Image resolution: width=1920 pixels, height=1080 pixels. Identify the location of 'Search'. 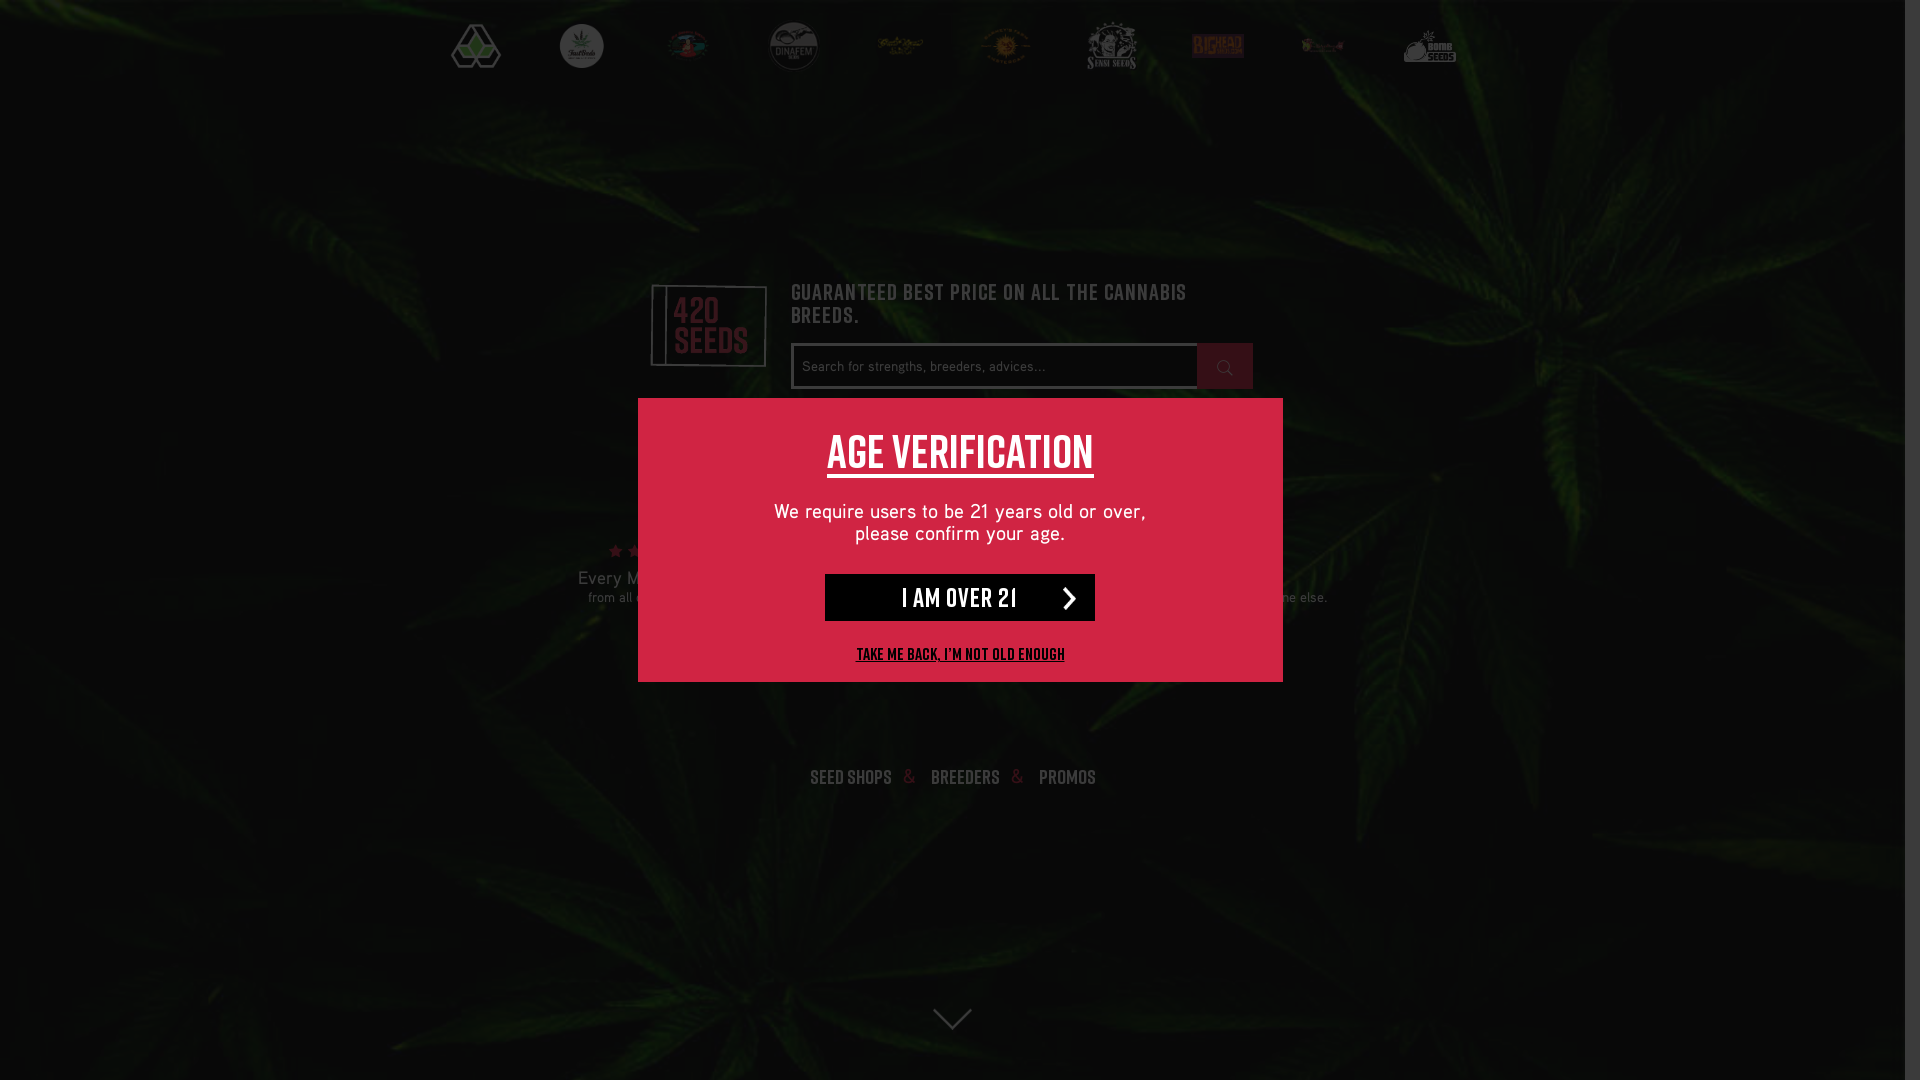
(1223, 366).